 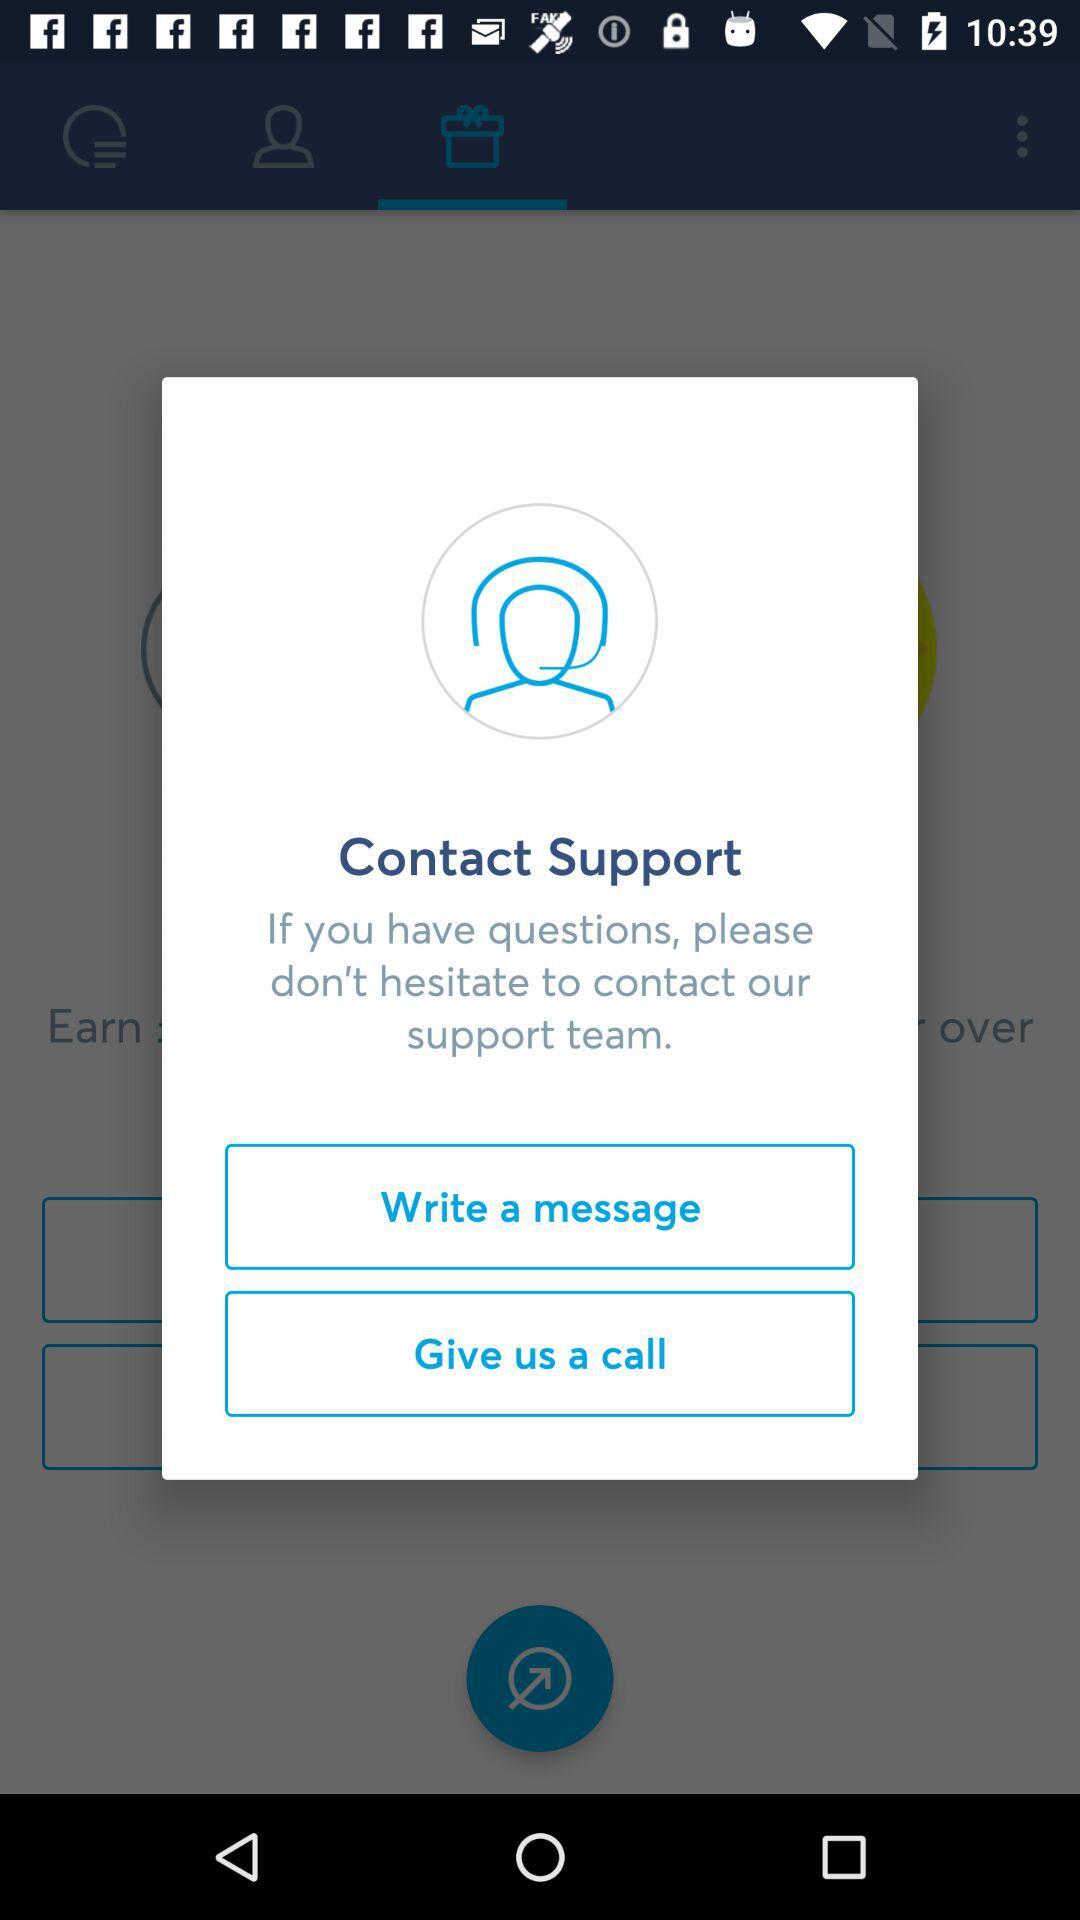 I want to click on the icon above the give us a item, so click(x=540, y=1205).